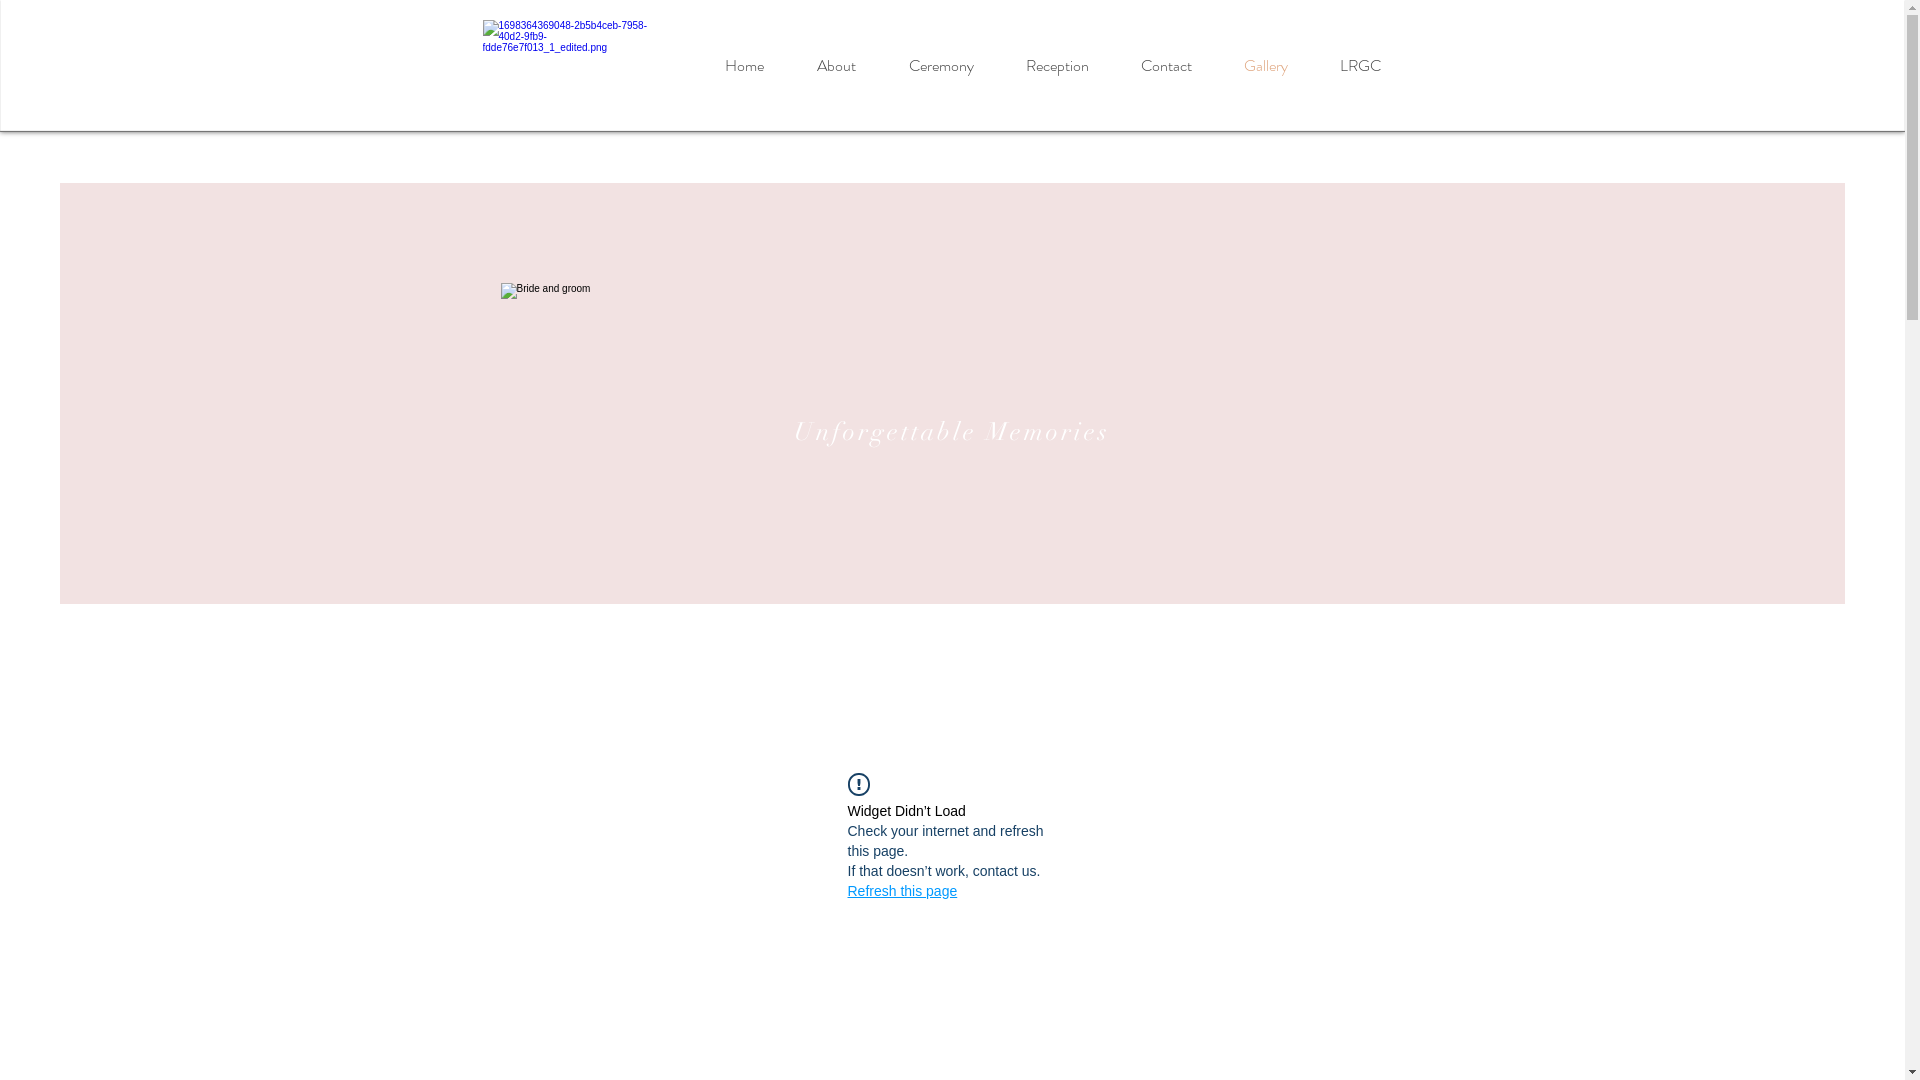 The height and width of the screenshot is (1080, 1920). I want to click on 'Contact', so click(1165, 64).